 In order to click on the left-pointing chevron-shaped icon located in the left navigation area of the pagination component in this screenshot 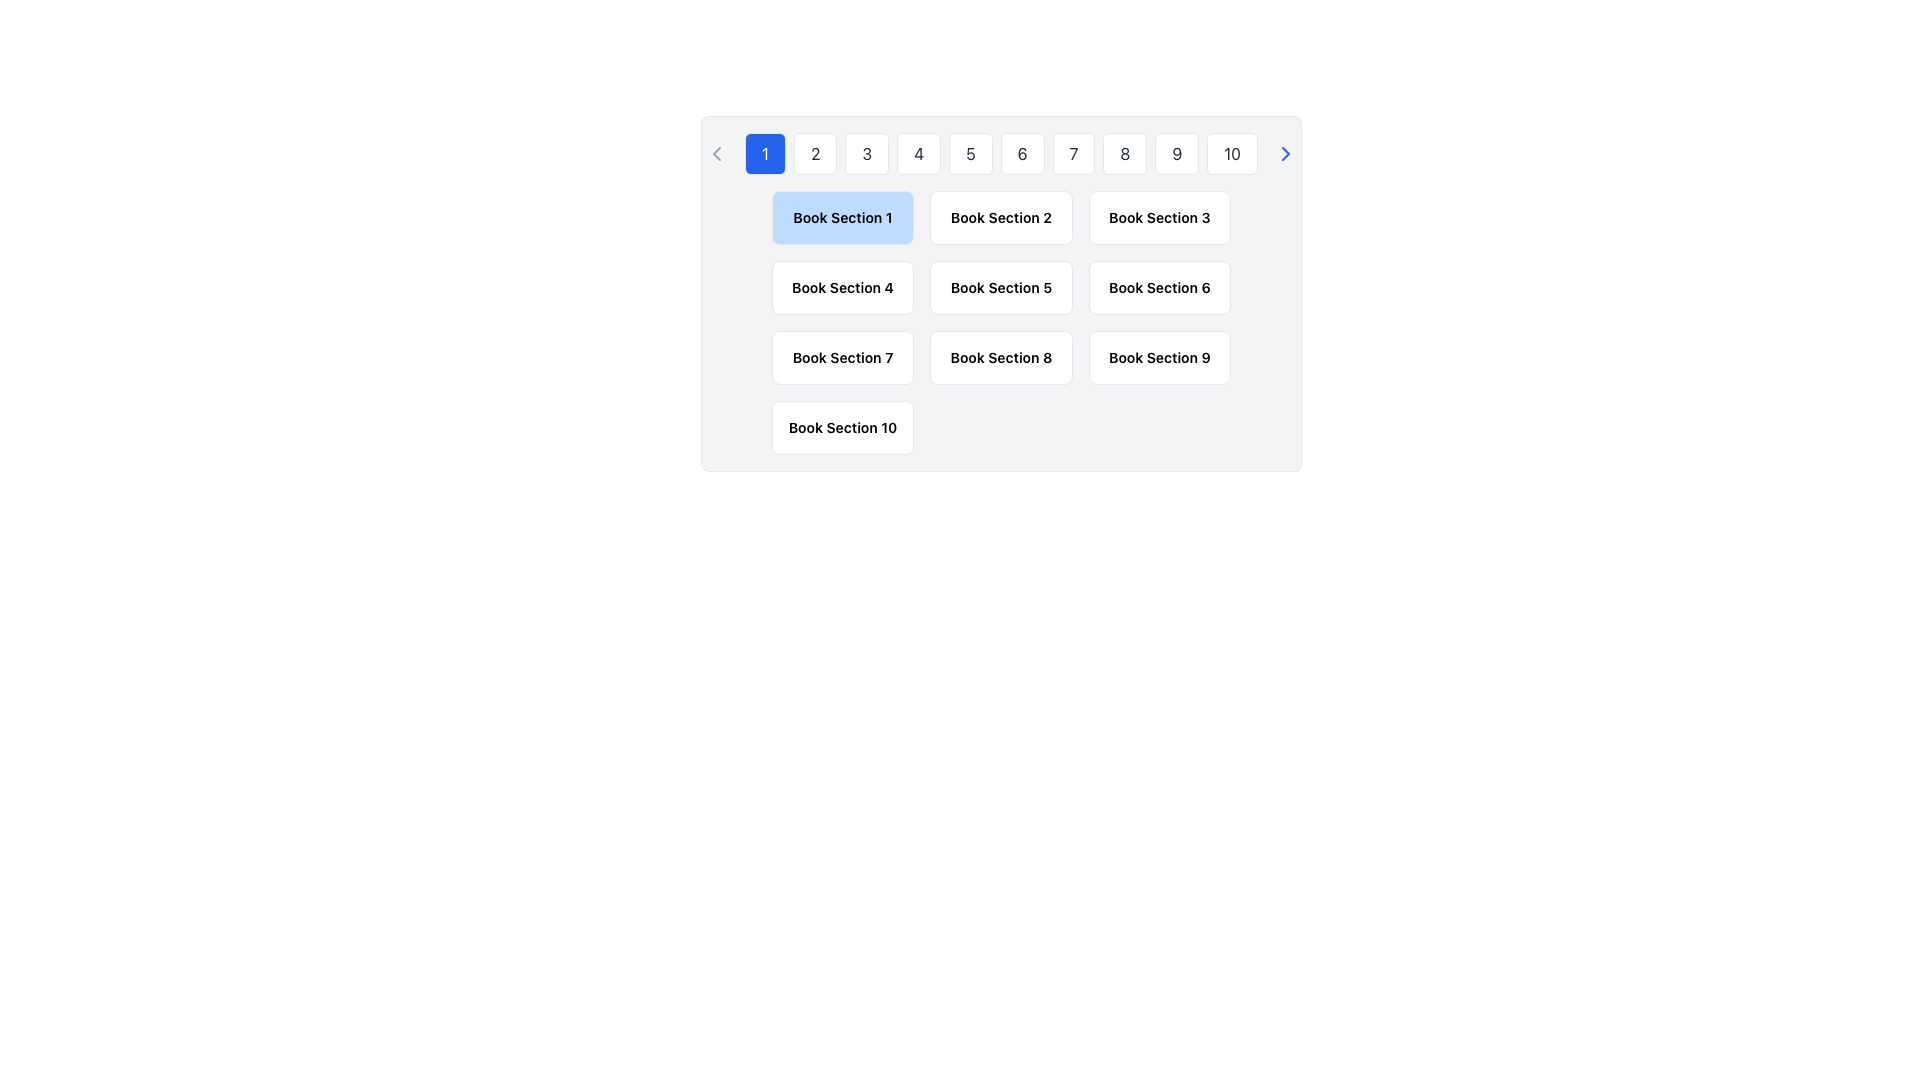, I will do `click(716, 153)`.